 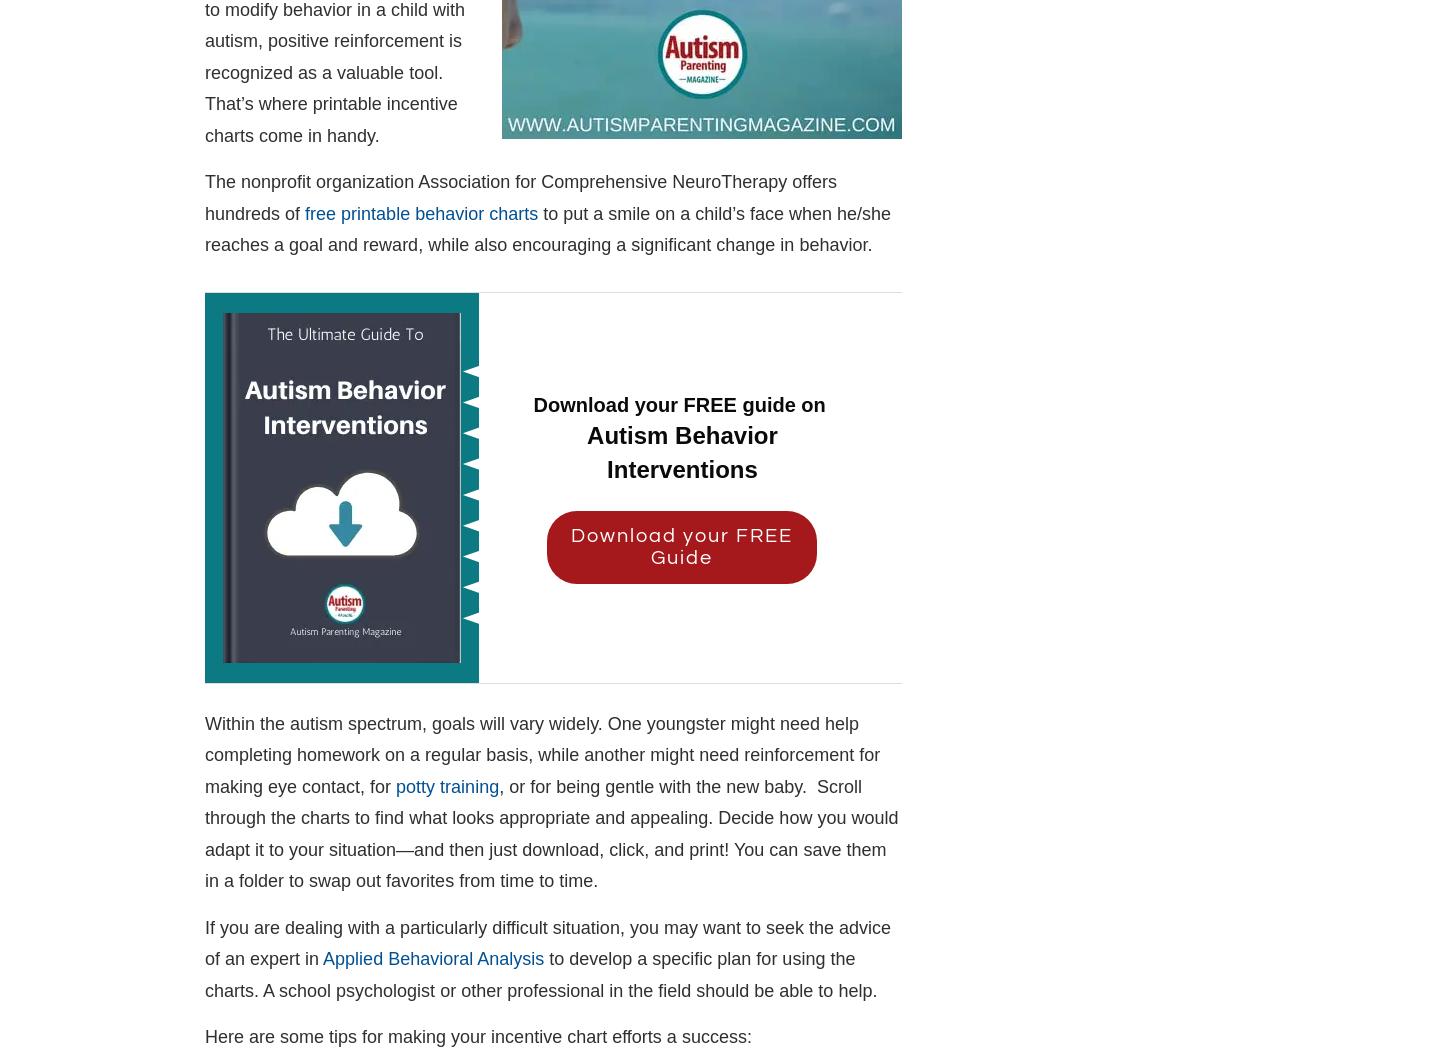 I want to click on ', or for being gentle with the new baby.  Scroll through the charts to find what looks appropriate and appealing. Decide how you would adapt it to your situation—and then just download, click, and print! You can save them in a folder to swap out favorites from time to time.', so click(x=551, y=832).